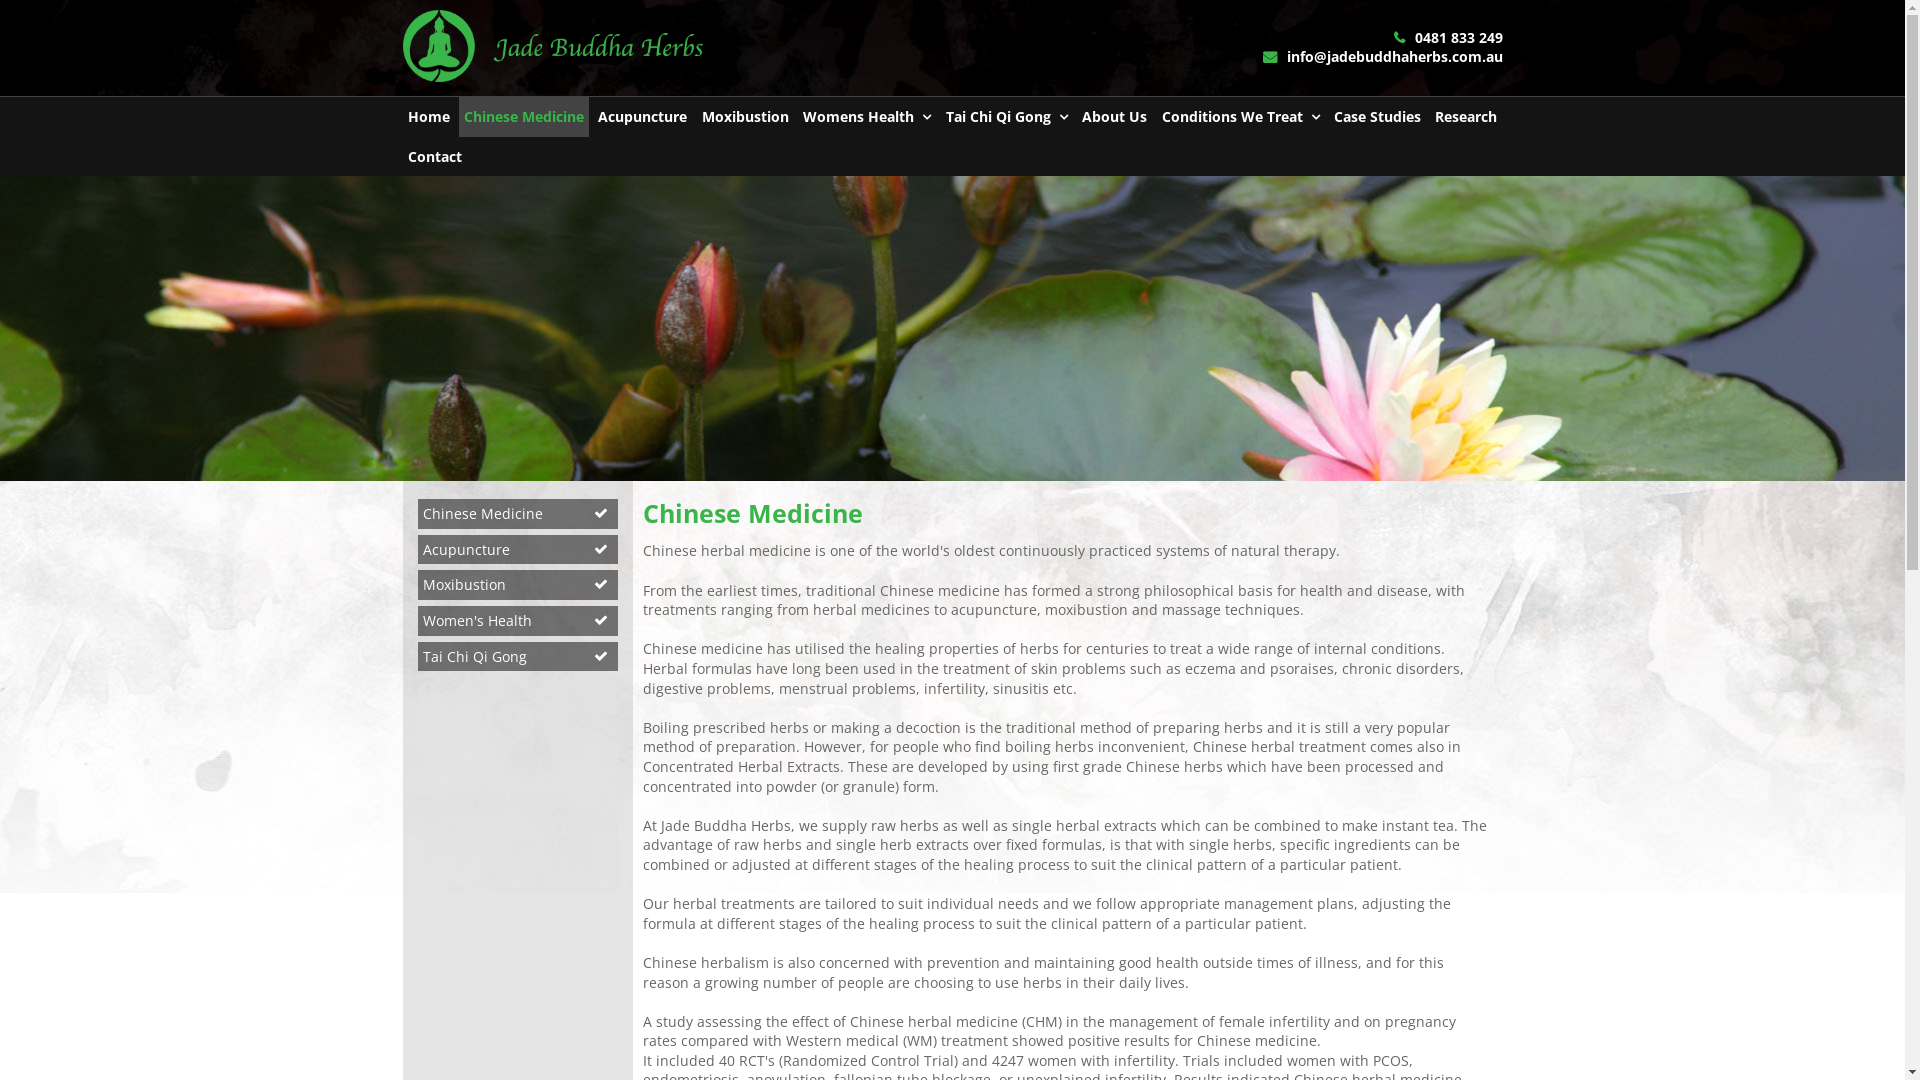 The width and height of the screenshot is (1920, 1080). What do you see at coordinates (518, 656) in the screenshot?
I see `'Tai Chi Qi Gong'` at bounding box center [518, 656].